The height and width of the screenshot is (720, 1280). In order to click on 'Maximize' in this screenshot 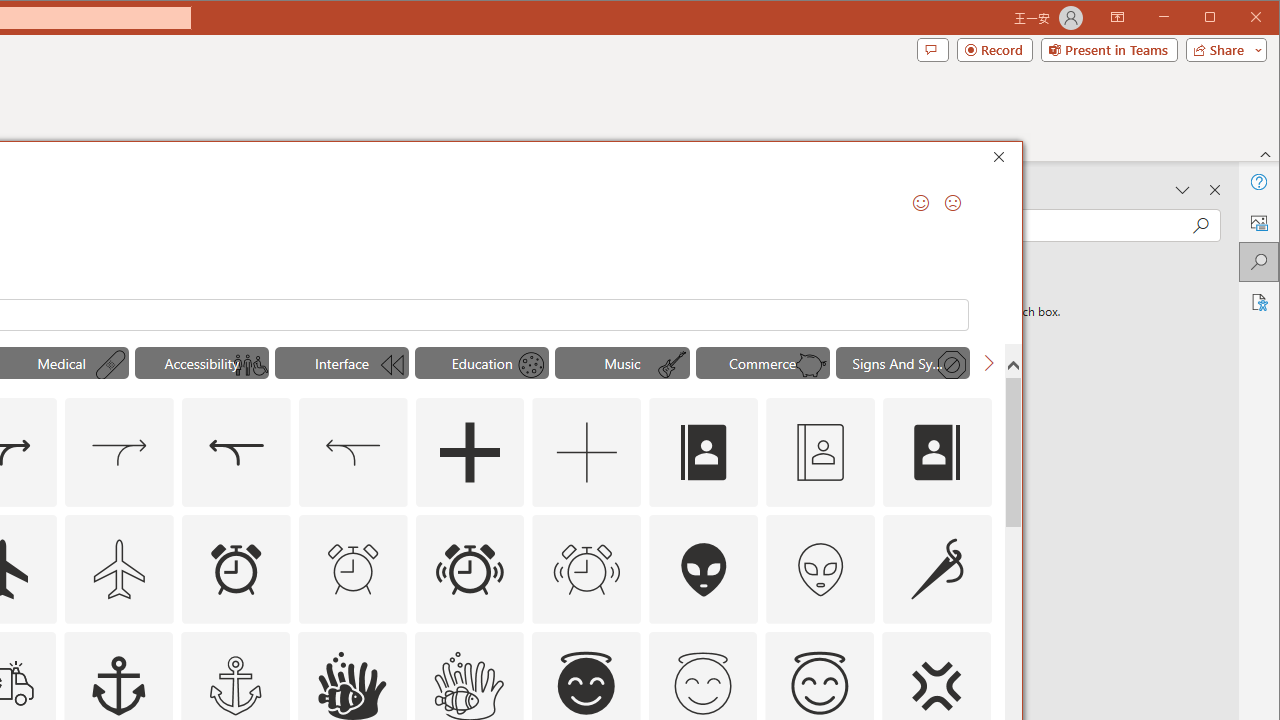, I will do `click(1238, 19)`.